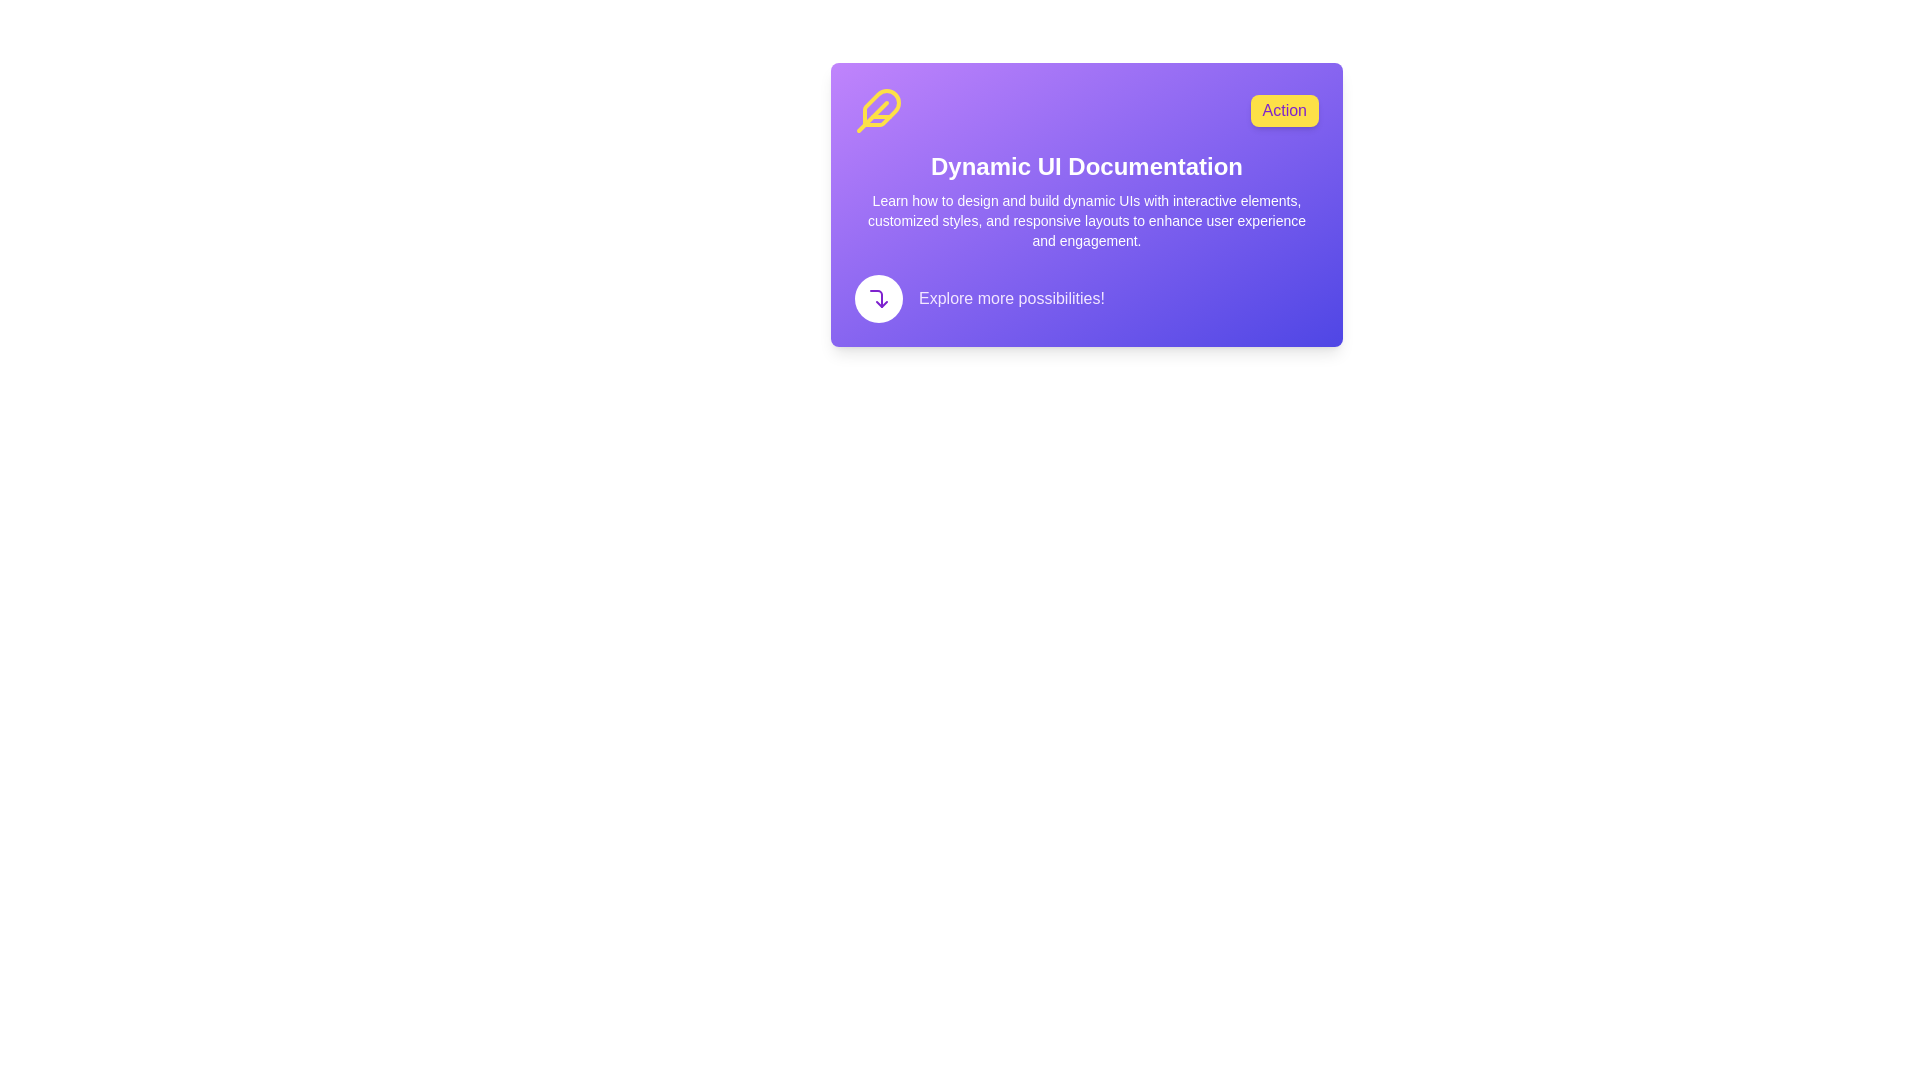 Image resolution: width=1920 pixels, height=1080 pixels. I want to click on the SVG icon located in the bottom-left section of the card component, so click(878, 299).